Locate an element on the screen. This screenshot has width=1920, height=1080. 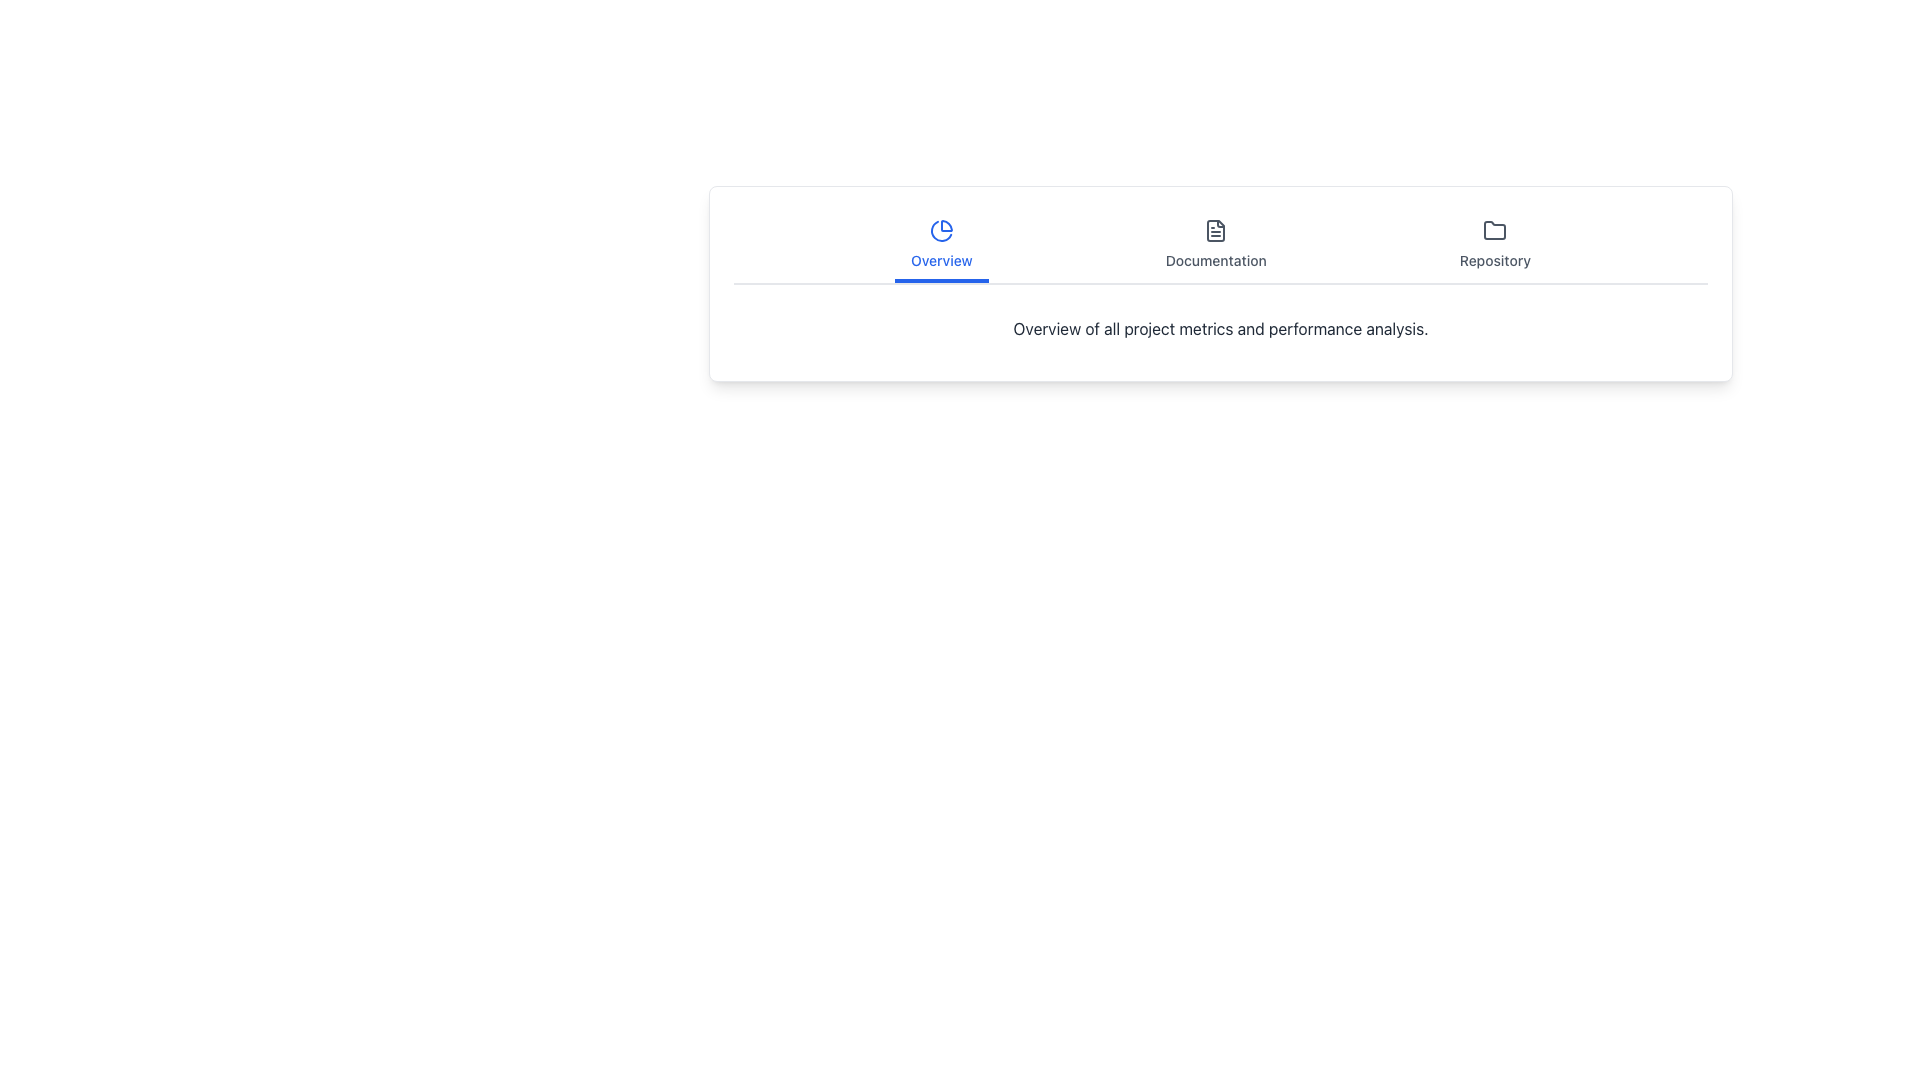
the 'Overview' text label, which is styled in medium blue font and located centrally below a pie chart icon within the active tab navigation layout is located at coordinates (940, 260).